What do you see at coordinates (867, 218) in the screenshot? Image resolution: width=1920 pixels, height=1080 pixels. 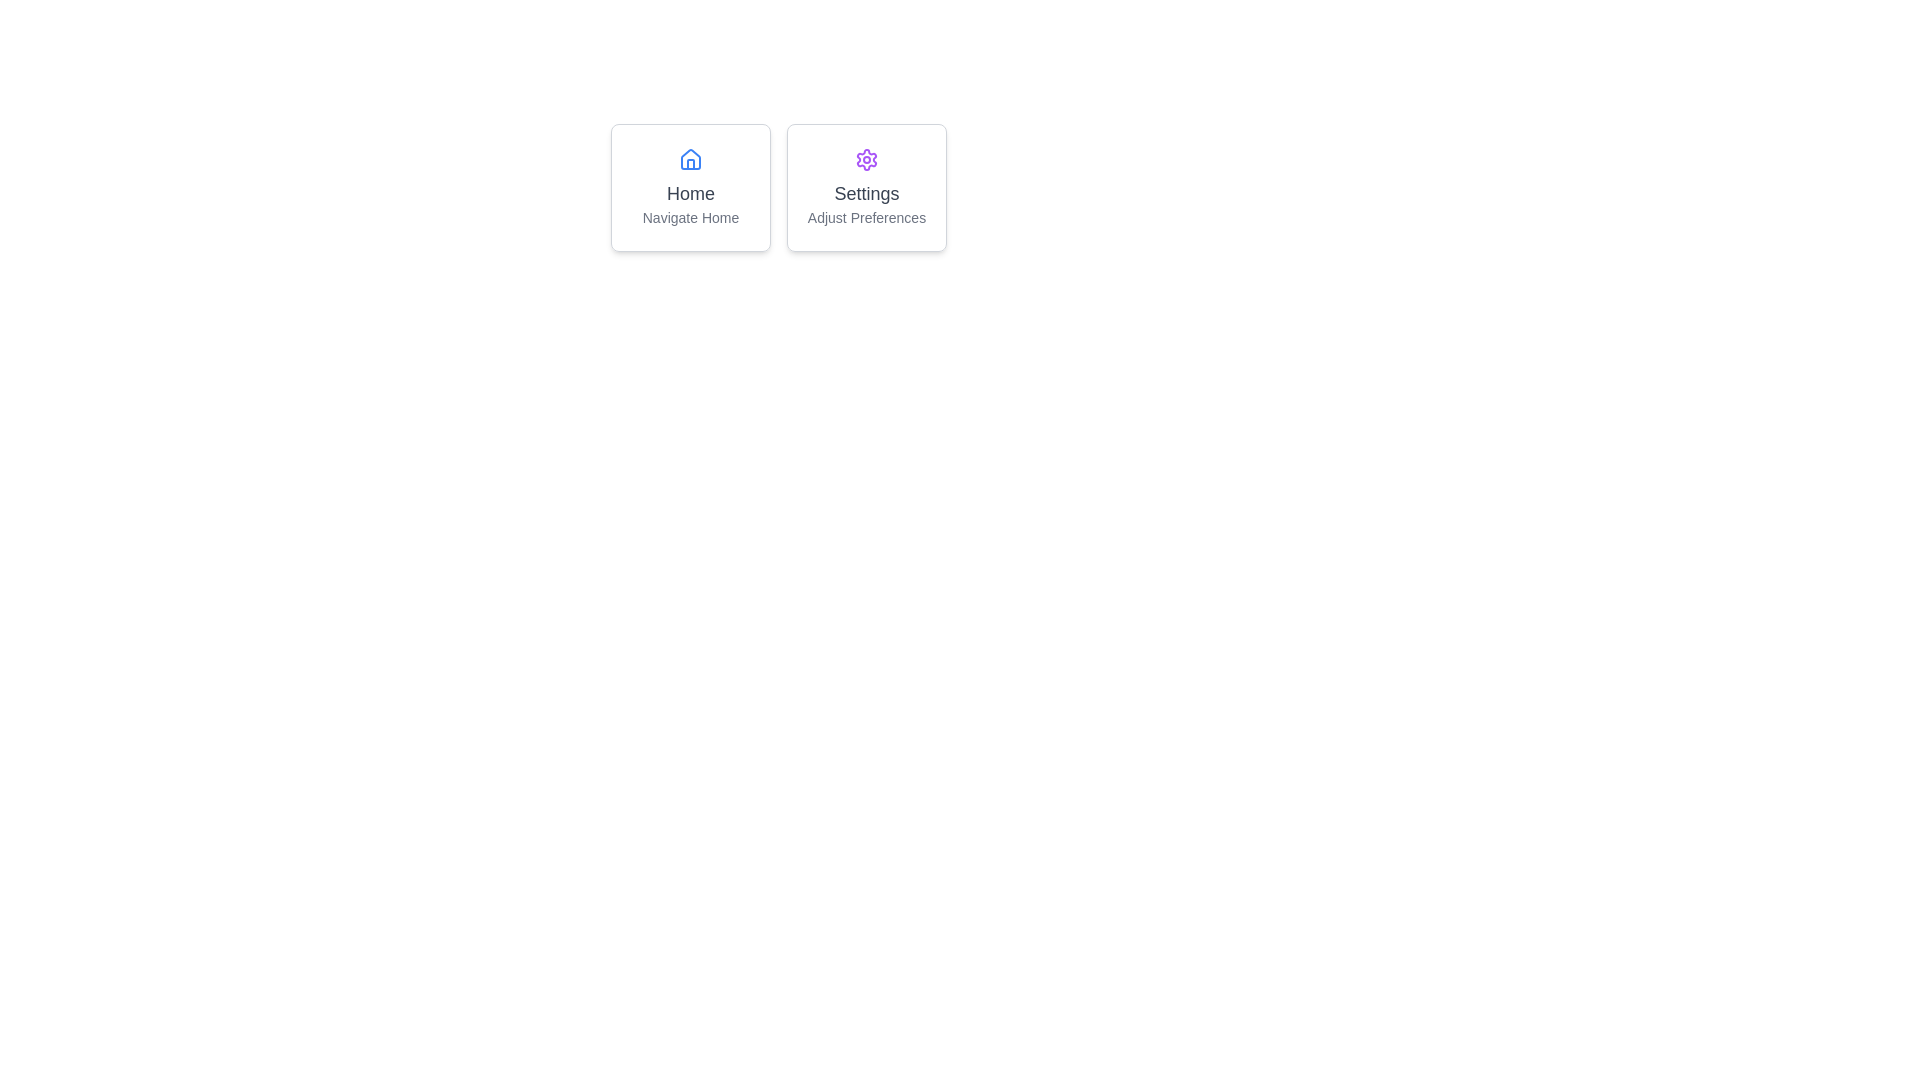 I see `the text label displaying 'Adjust Preferences' in a small gray font, which is located under the 'Settings' heading within the card titled 'Settings'` at bounding box center [867, 218].